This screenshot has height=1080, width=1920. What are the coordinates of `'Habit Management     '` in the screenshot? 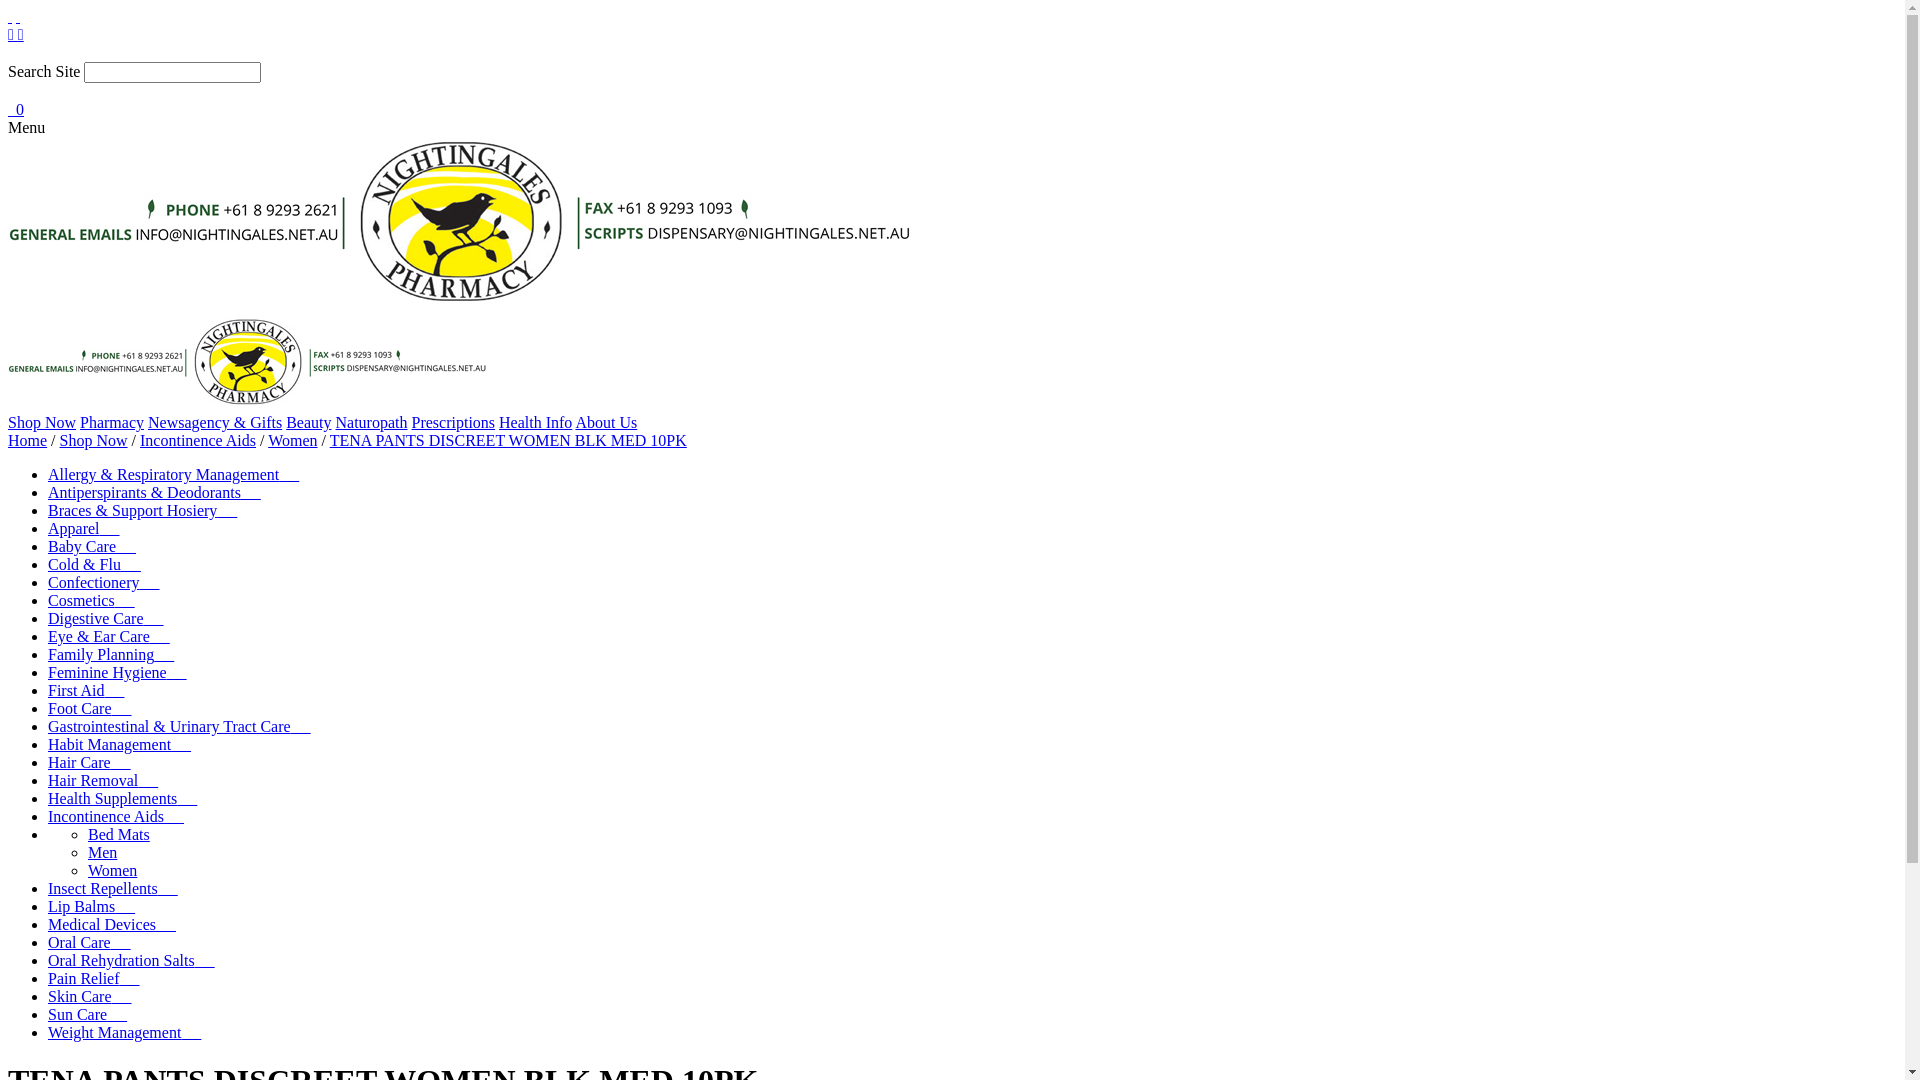 It's located at (118, 744).